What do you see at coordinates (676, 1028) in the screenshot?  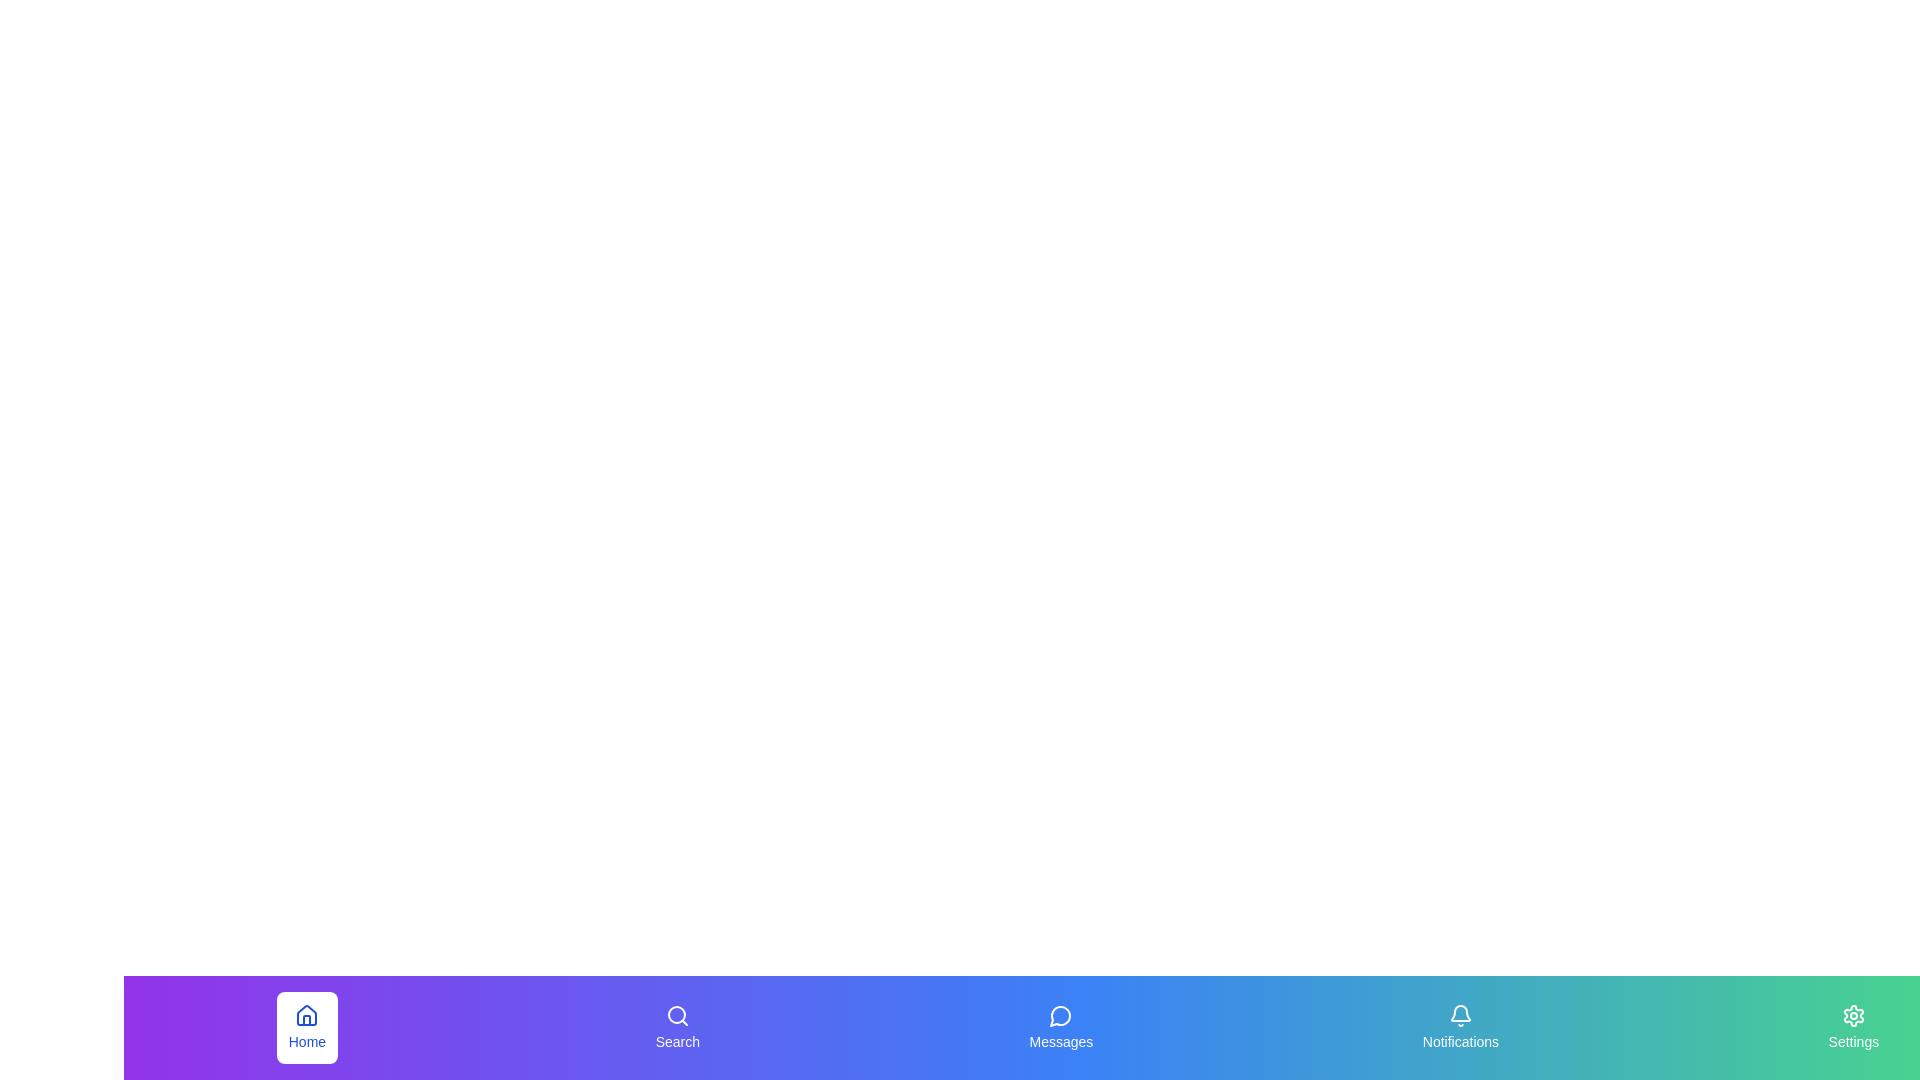 I see `the navigation tab labeled Search` at bounding box center [676, 1028].